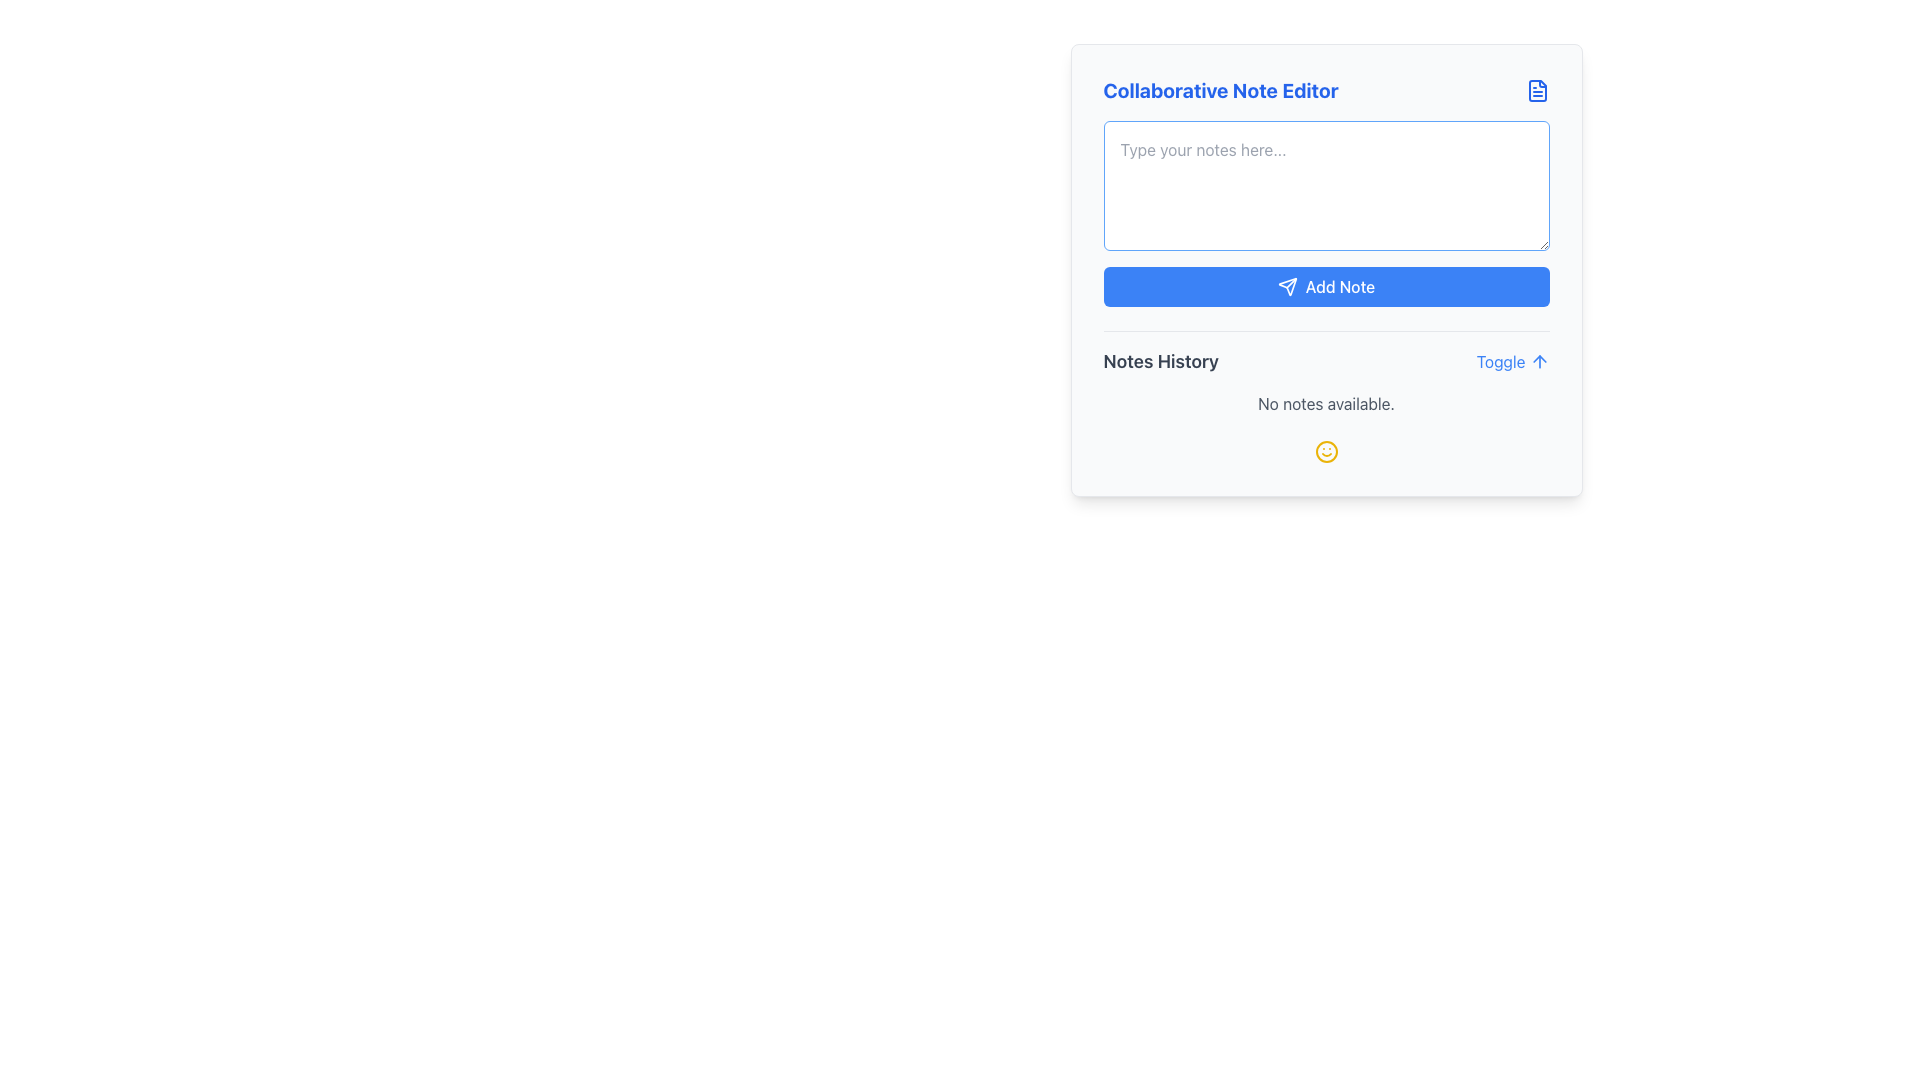  I want to click on the central circular shape of the smiley face icon located at the bottom center of the 'Notes History' section, so click(1326, 451).